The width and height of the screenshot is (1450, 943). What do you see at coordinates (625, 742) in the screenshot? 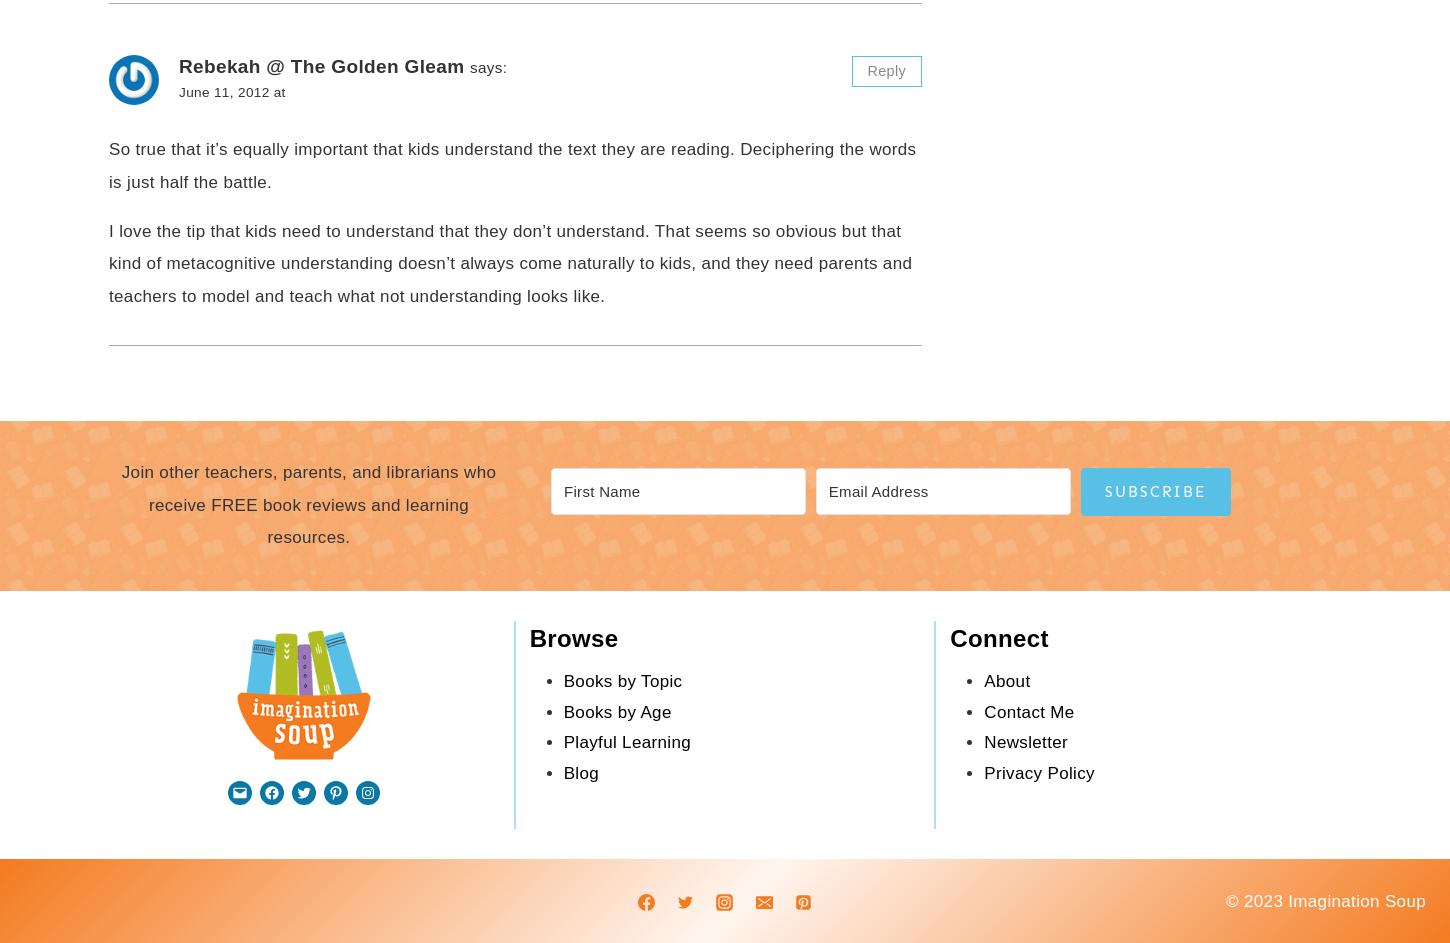
I see `'Playful Learning'` at bounding box center [625, 742].